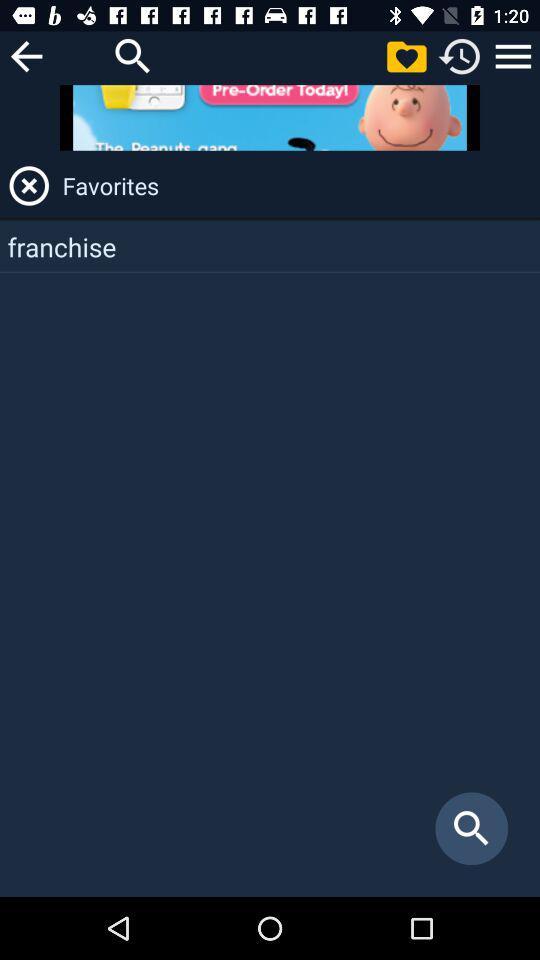  I want to click on the search icon, so click(133, 55).